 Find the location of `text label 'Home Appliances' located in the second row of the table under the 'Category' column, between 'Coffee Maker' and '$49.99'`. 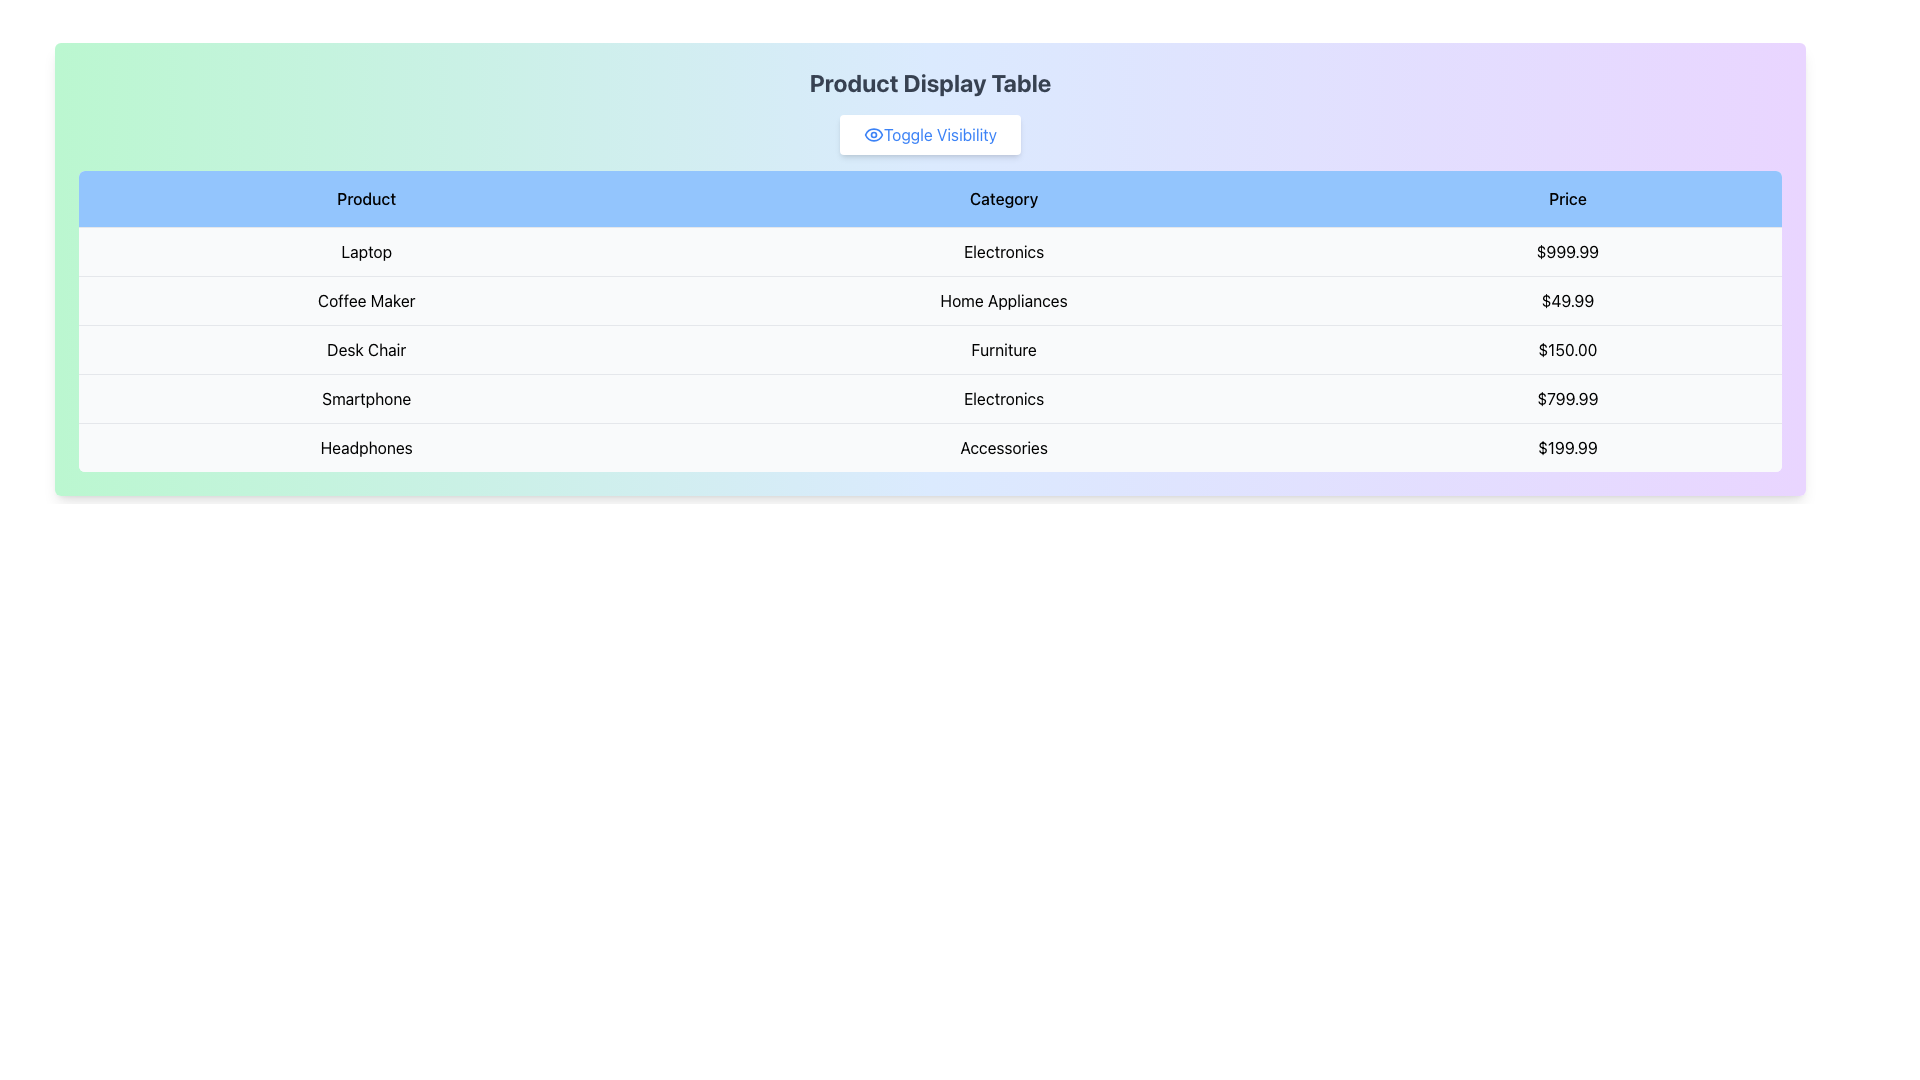

text label 'Home Appliances' located in the second row of the table under the 'Category' column, between 'Coffee Maker' and '$49.99' is located at coordinates (1004, 300).